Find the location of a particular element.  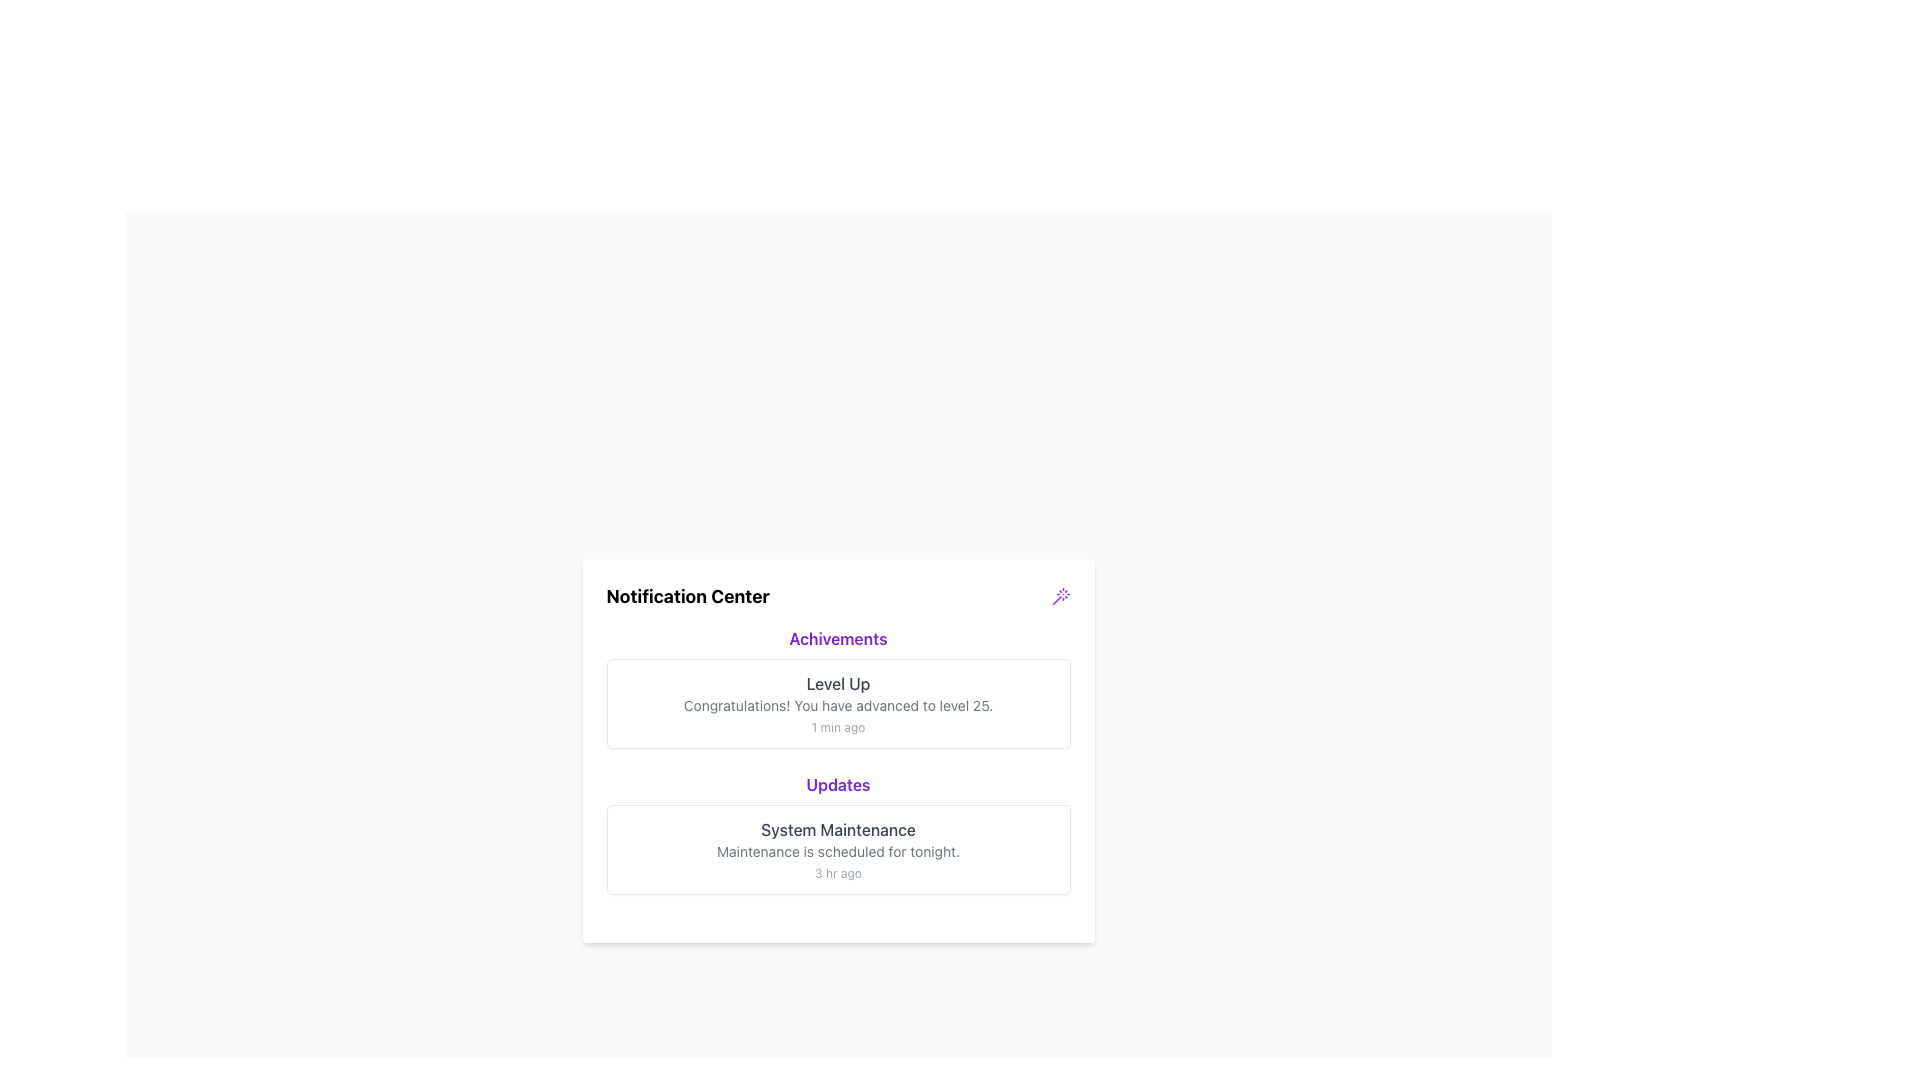

the Notification Card that congratulates the user for advancing to level 25, located in the Notification Center is located at coordinates (838, 686).